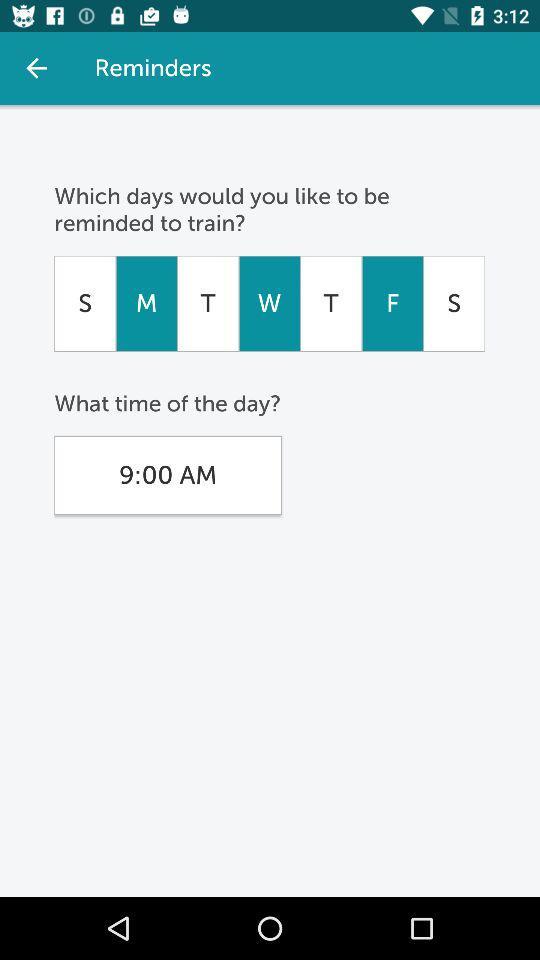  Describe the element at coordinates (145, 303) in the screenshot. I see `icon below the which days would` at that location.